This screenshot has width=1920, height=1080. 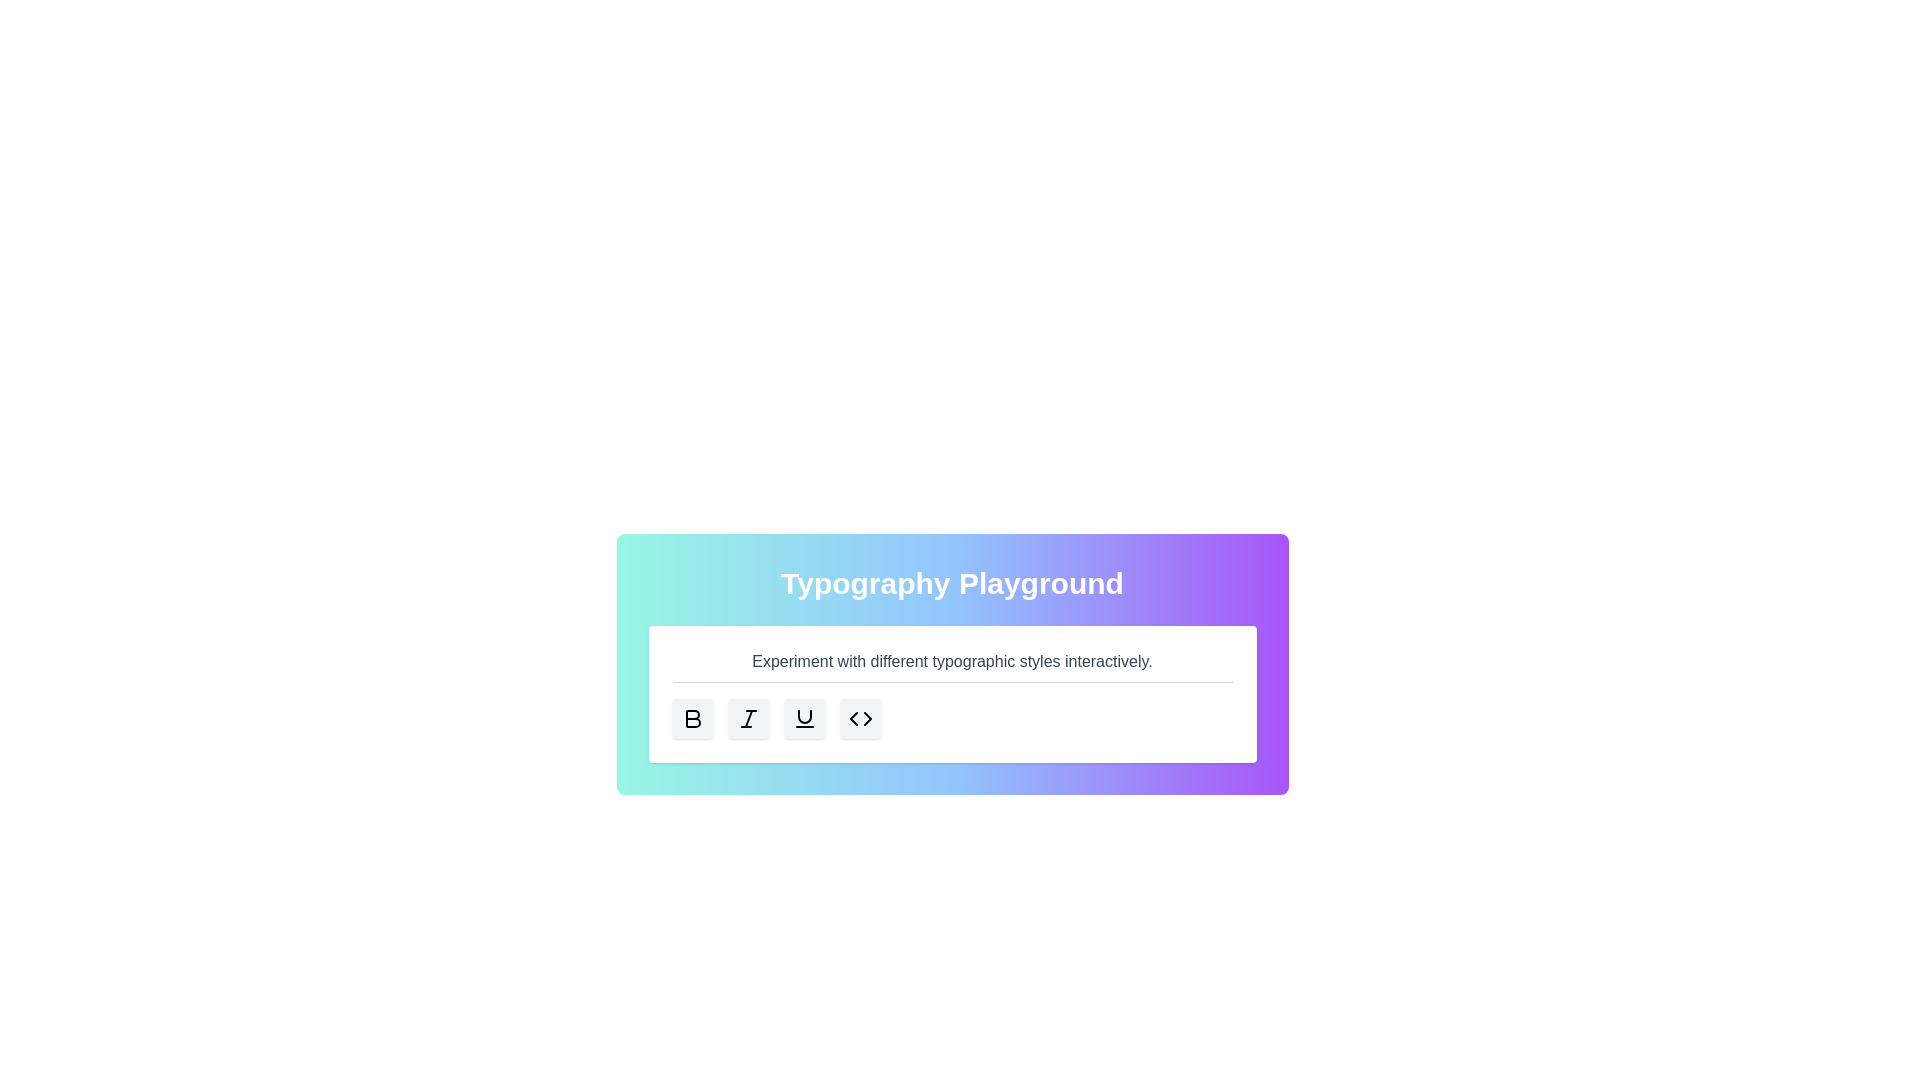 I want to click on the leftward arrow in the SVG graphical element, so click(x=853, y=717).